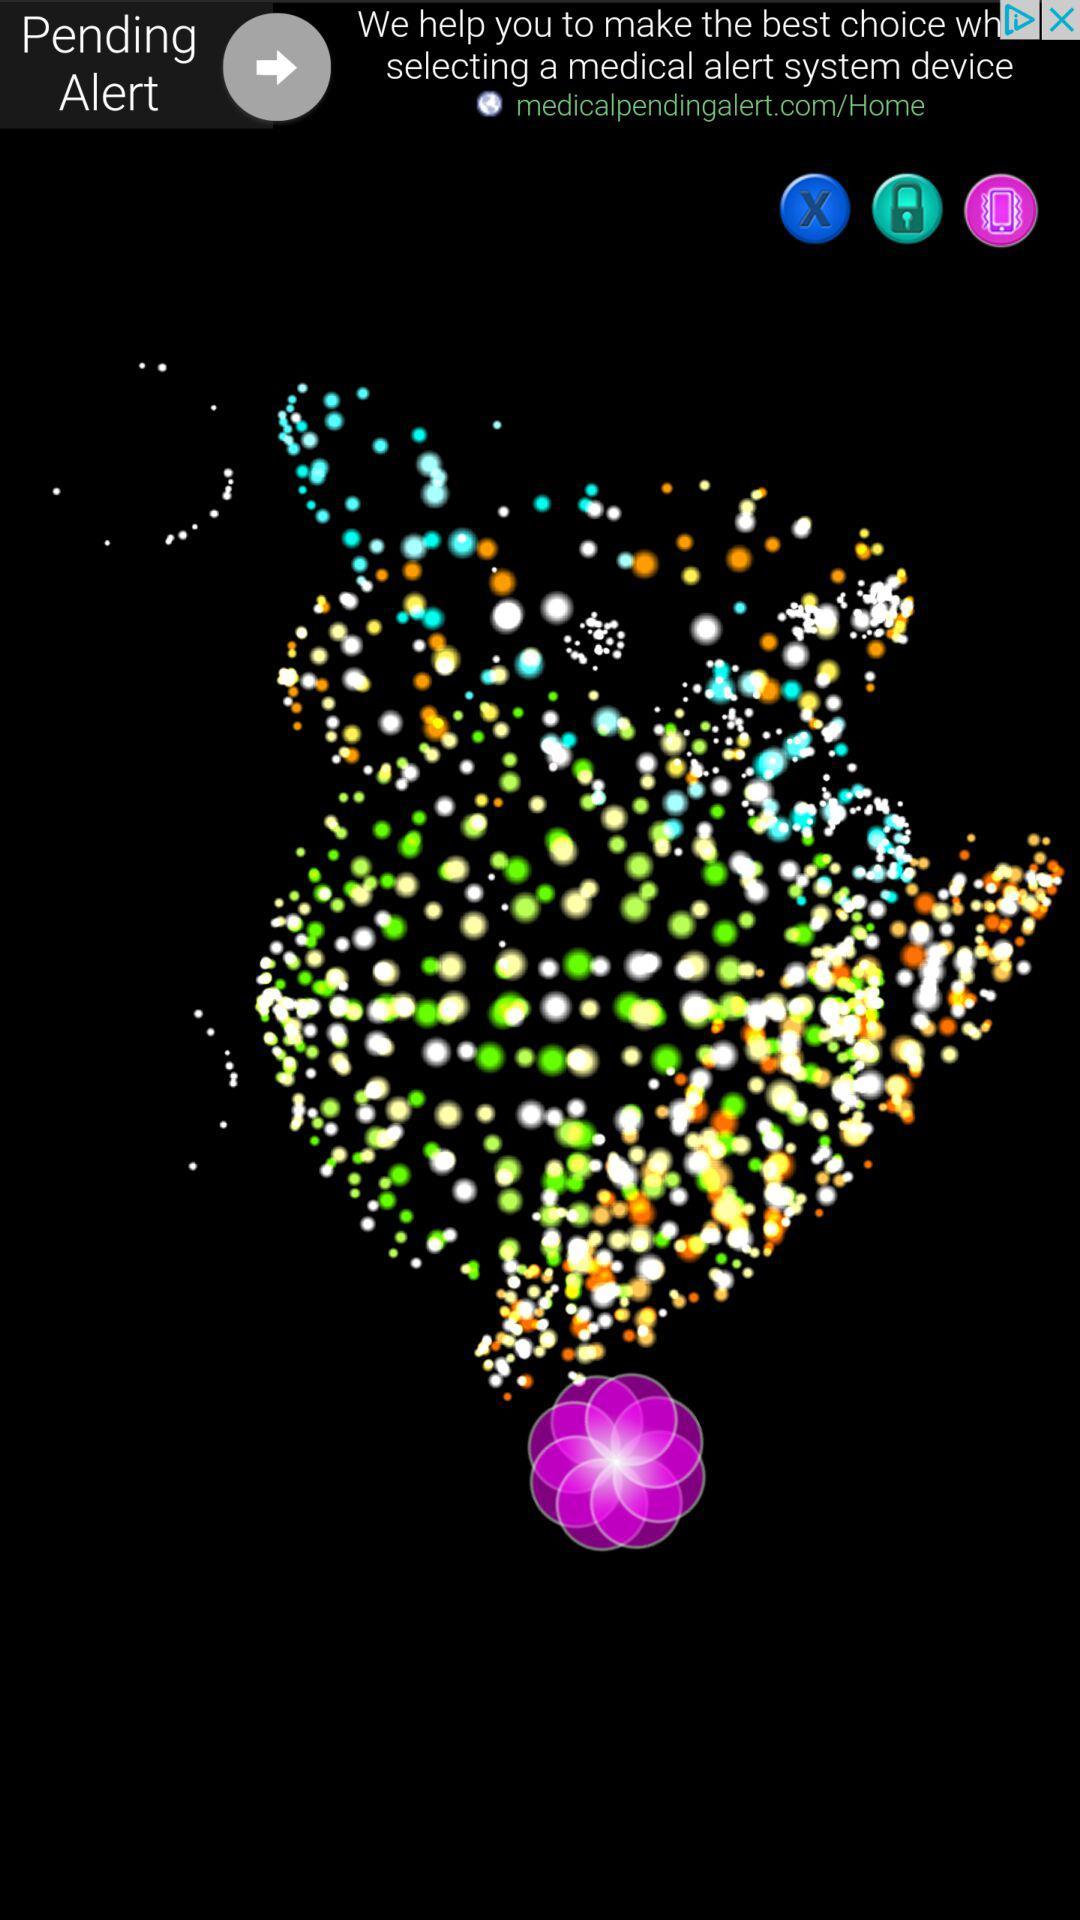 This screenshot has height=1920, width=1080. What do you see at coordinates (816, 210) in the screenshot?
I see `the close icon` at bounding box center [816, 210].